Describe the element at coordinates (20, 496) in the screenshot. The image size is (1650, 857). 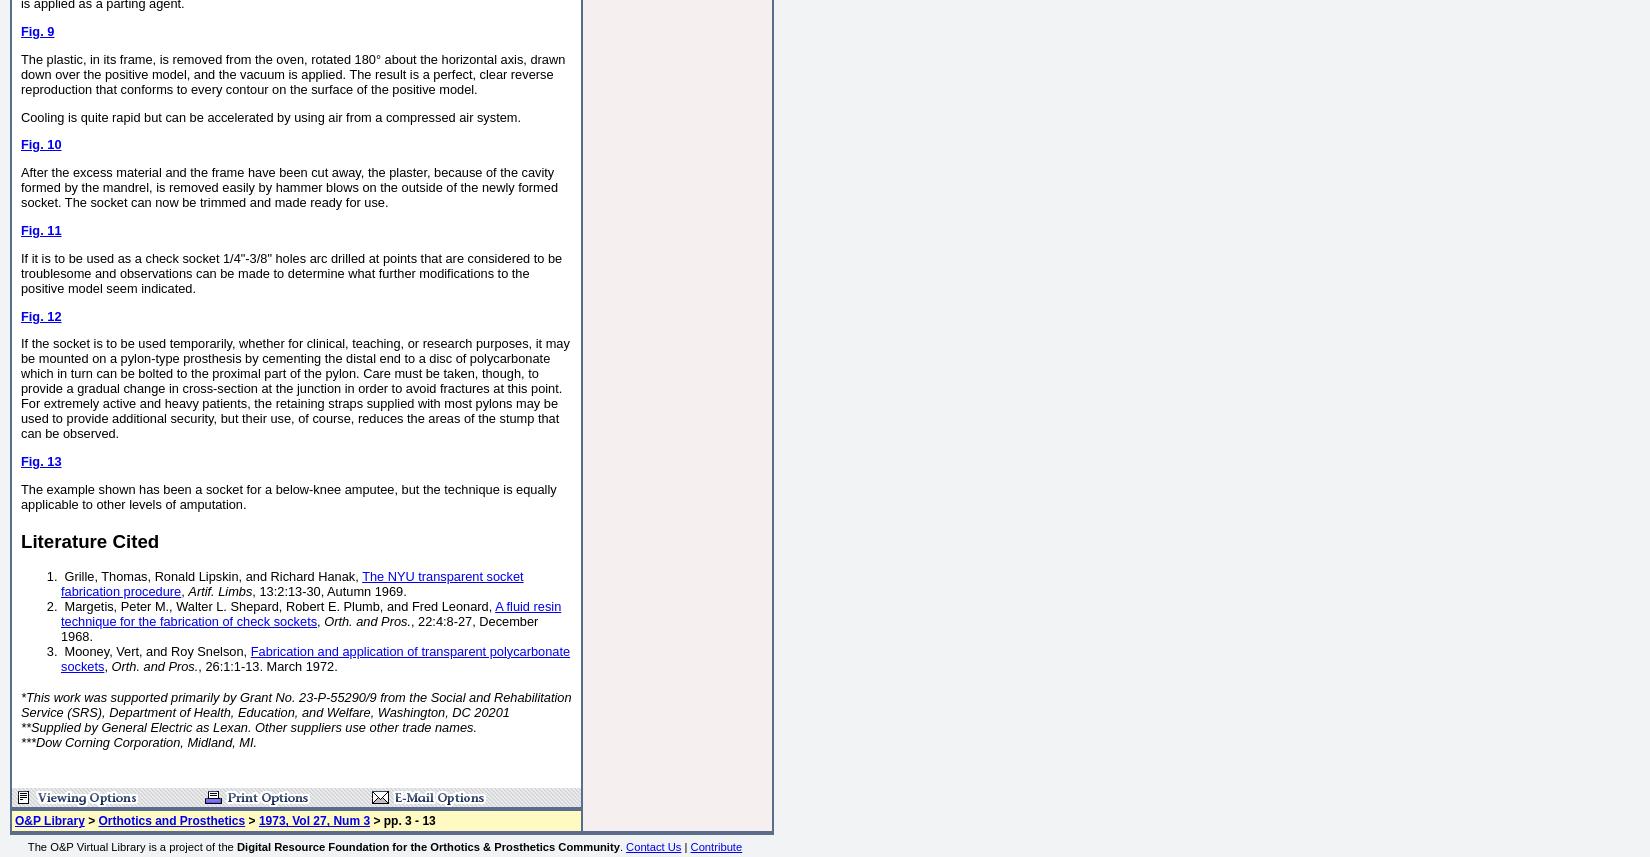
I see `'The example shown has been a socket for a below-knee amputee, but the technique is equally applicable to other levels of amputation.'` at that location.